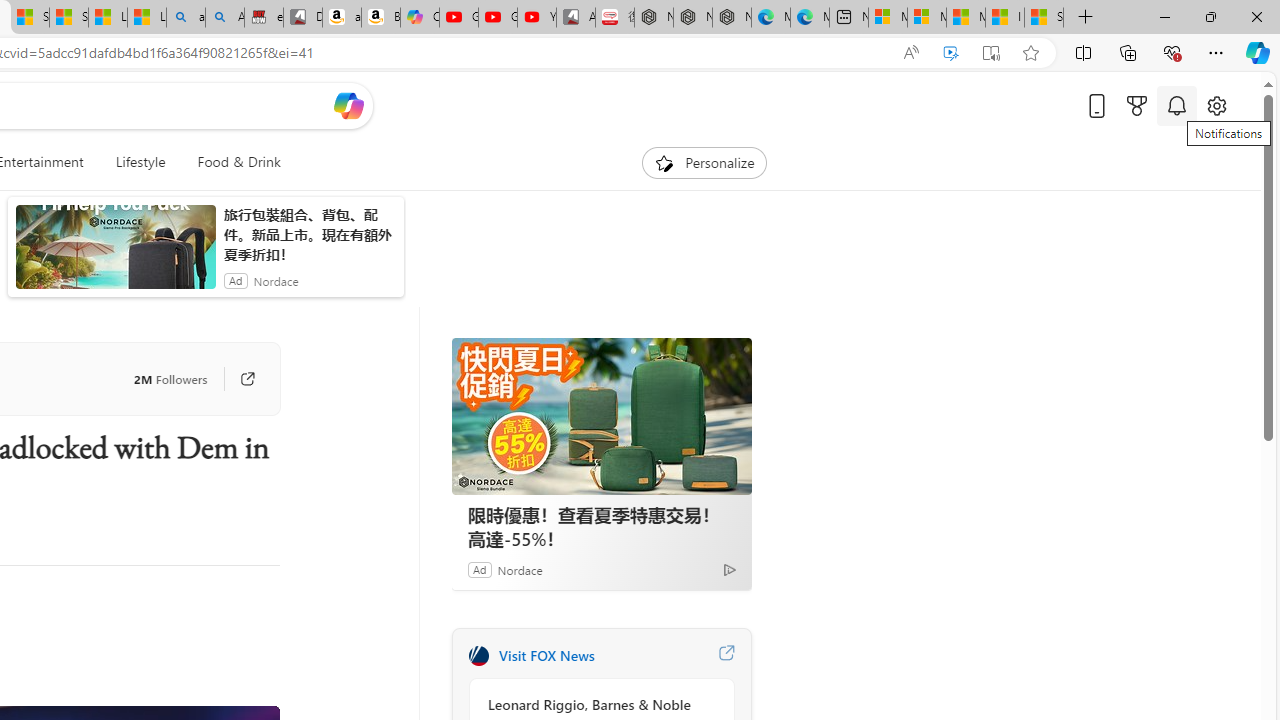  Describe the element at coordinates (991, 52) in the screenshot. I see `'Enter Immersive Reader (F9)'` at that location.